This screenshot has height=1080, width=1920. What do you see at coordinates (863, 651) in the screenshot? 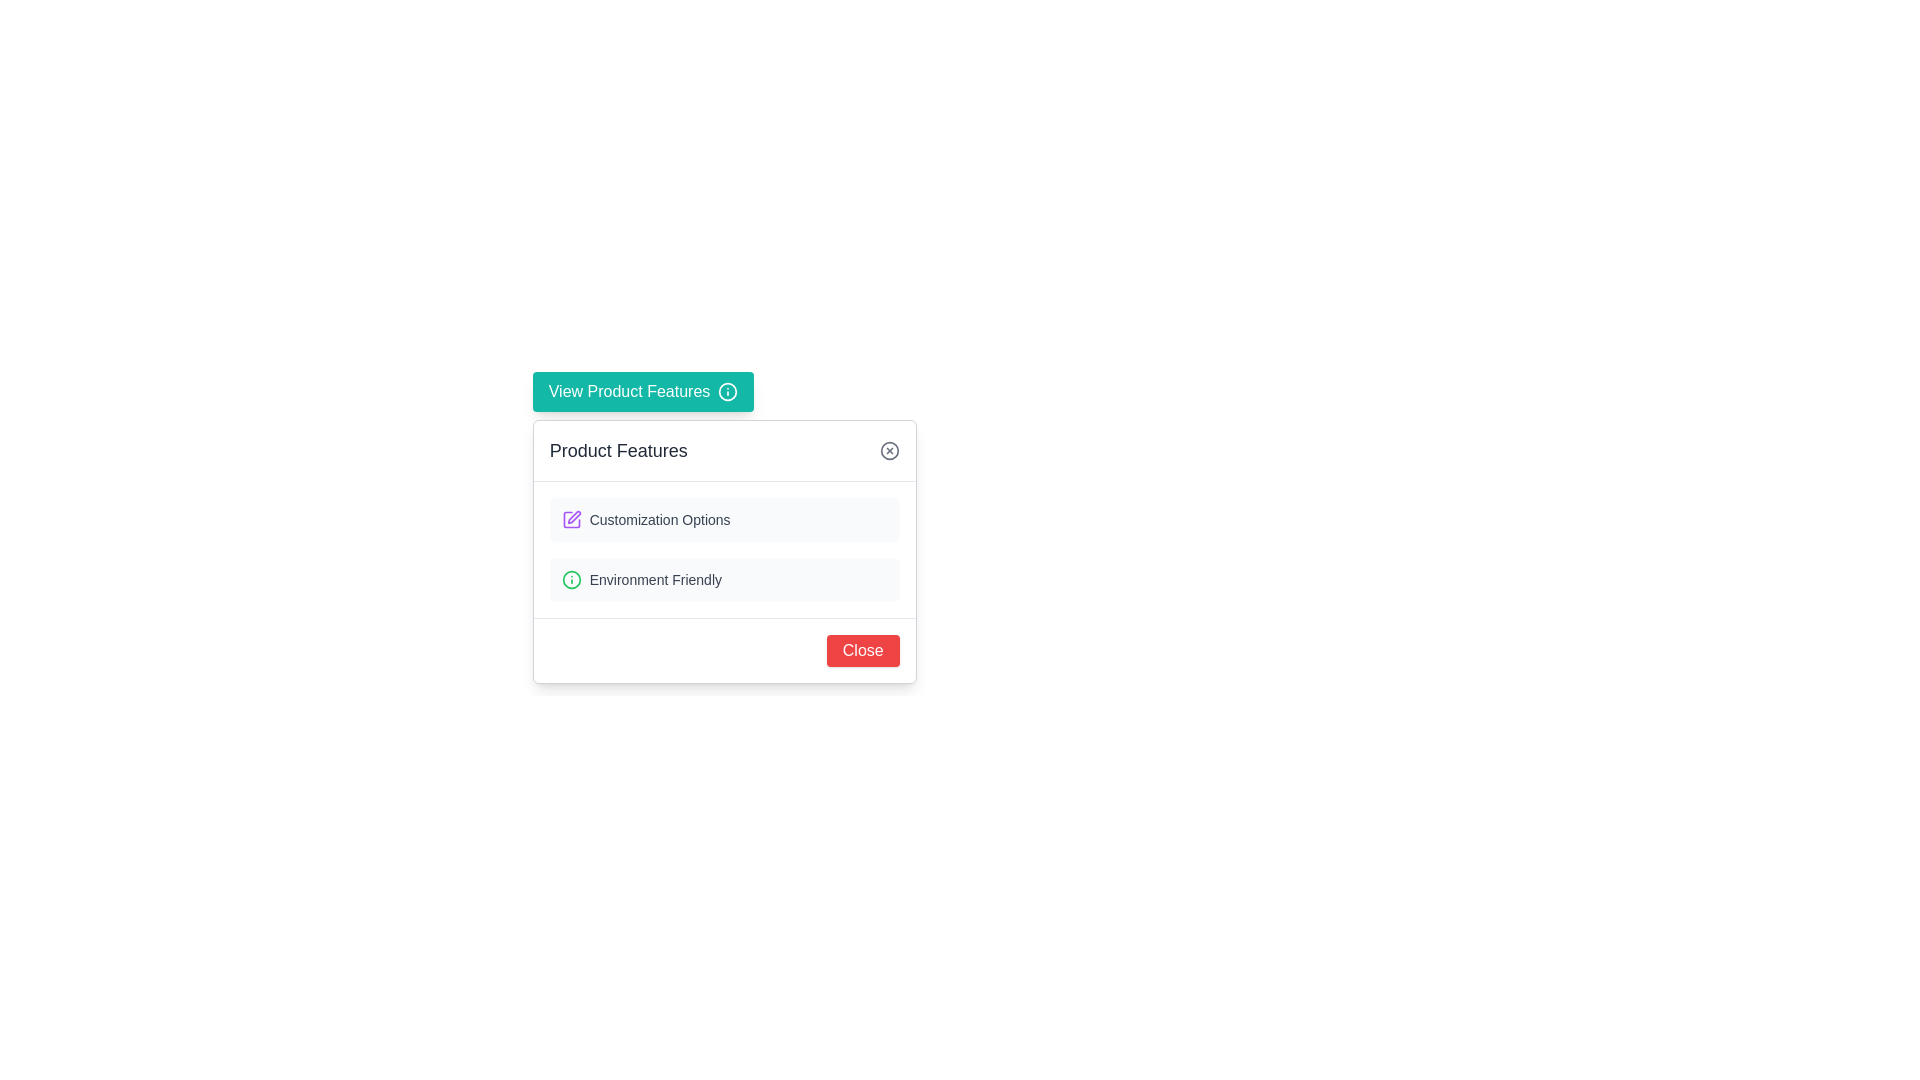
I see `the 'Close' button with a red background and white text located in the bottom-right corner of the 'Product Features' panel to observe hover effects` at bounding box center [863, 651].